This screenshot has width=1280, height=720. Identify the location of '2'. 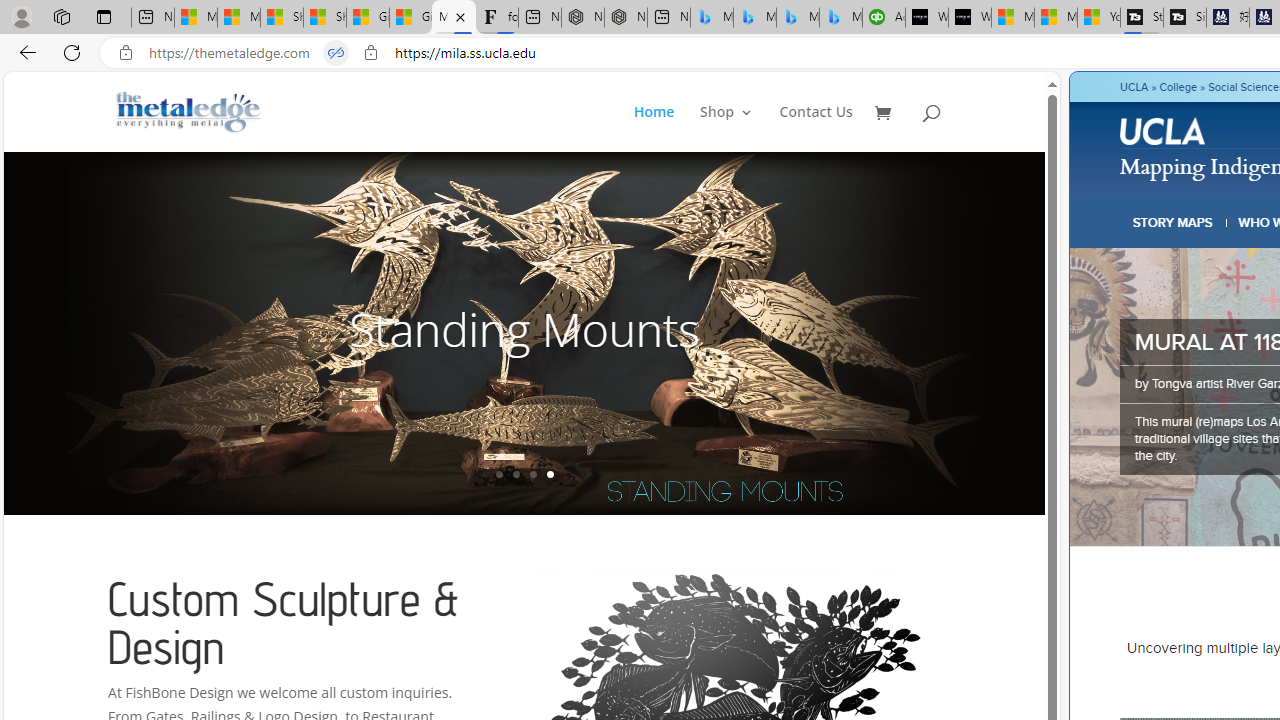
(515, 474).